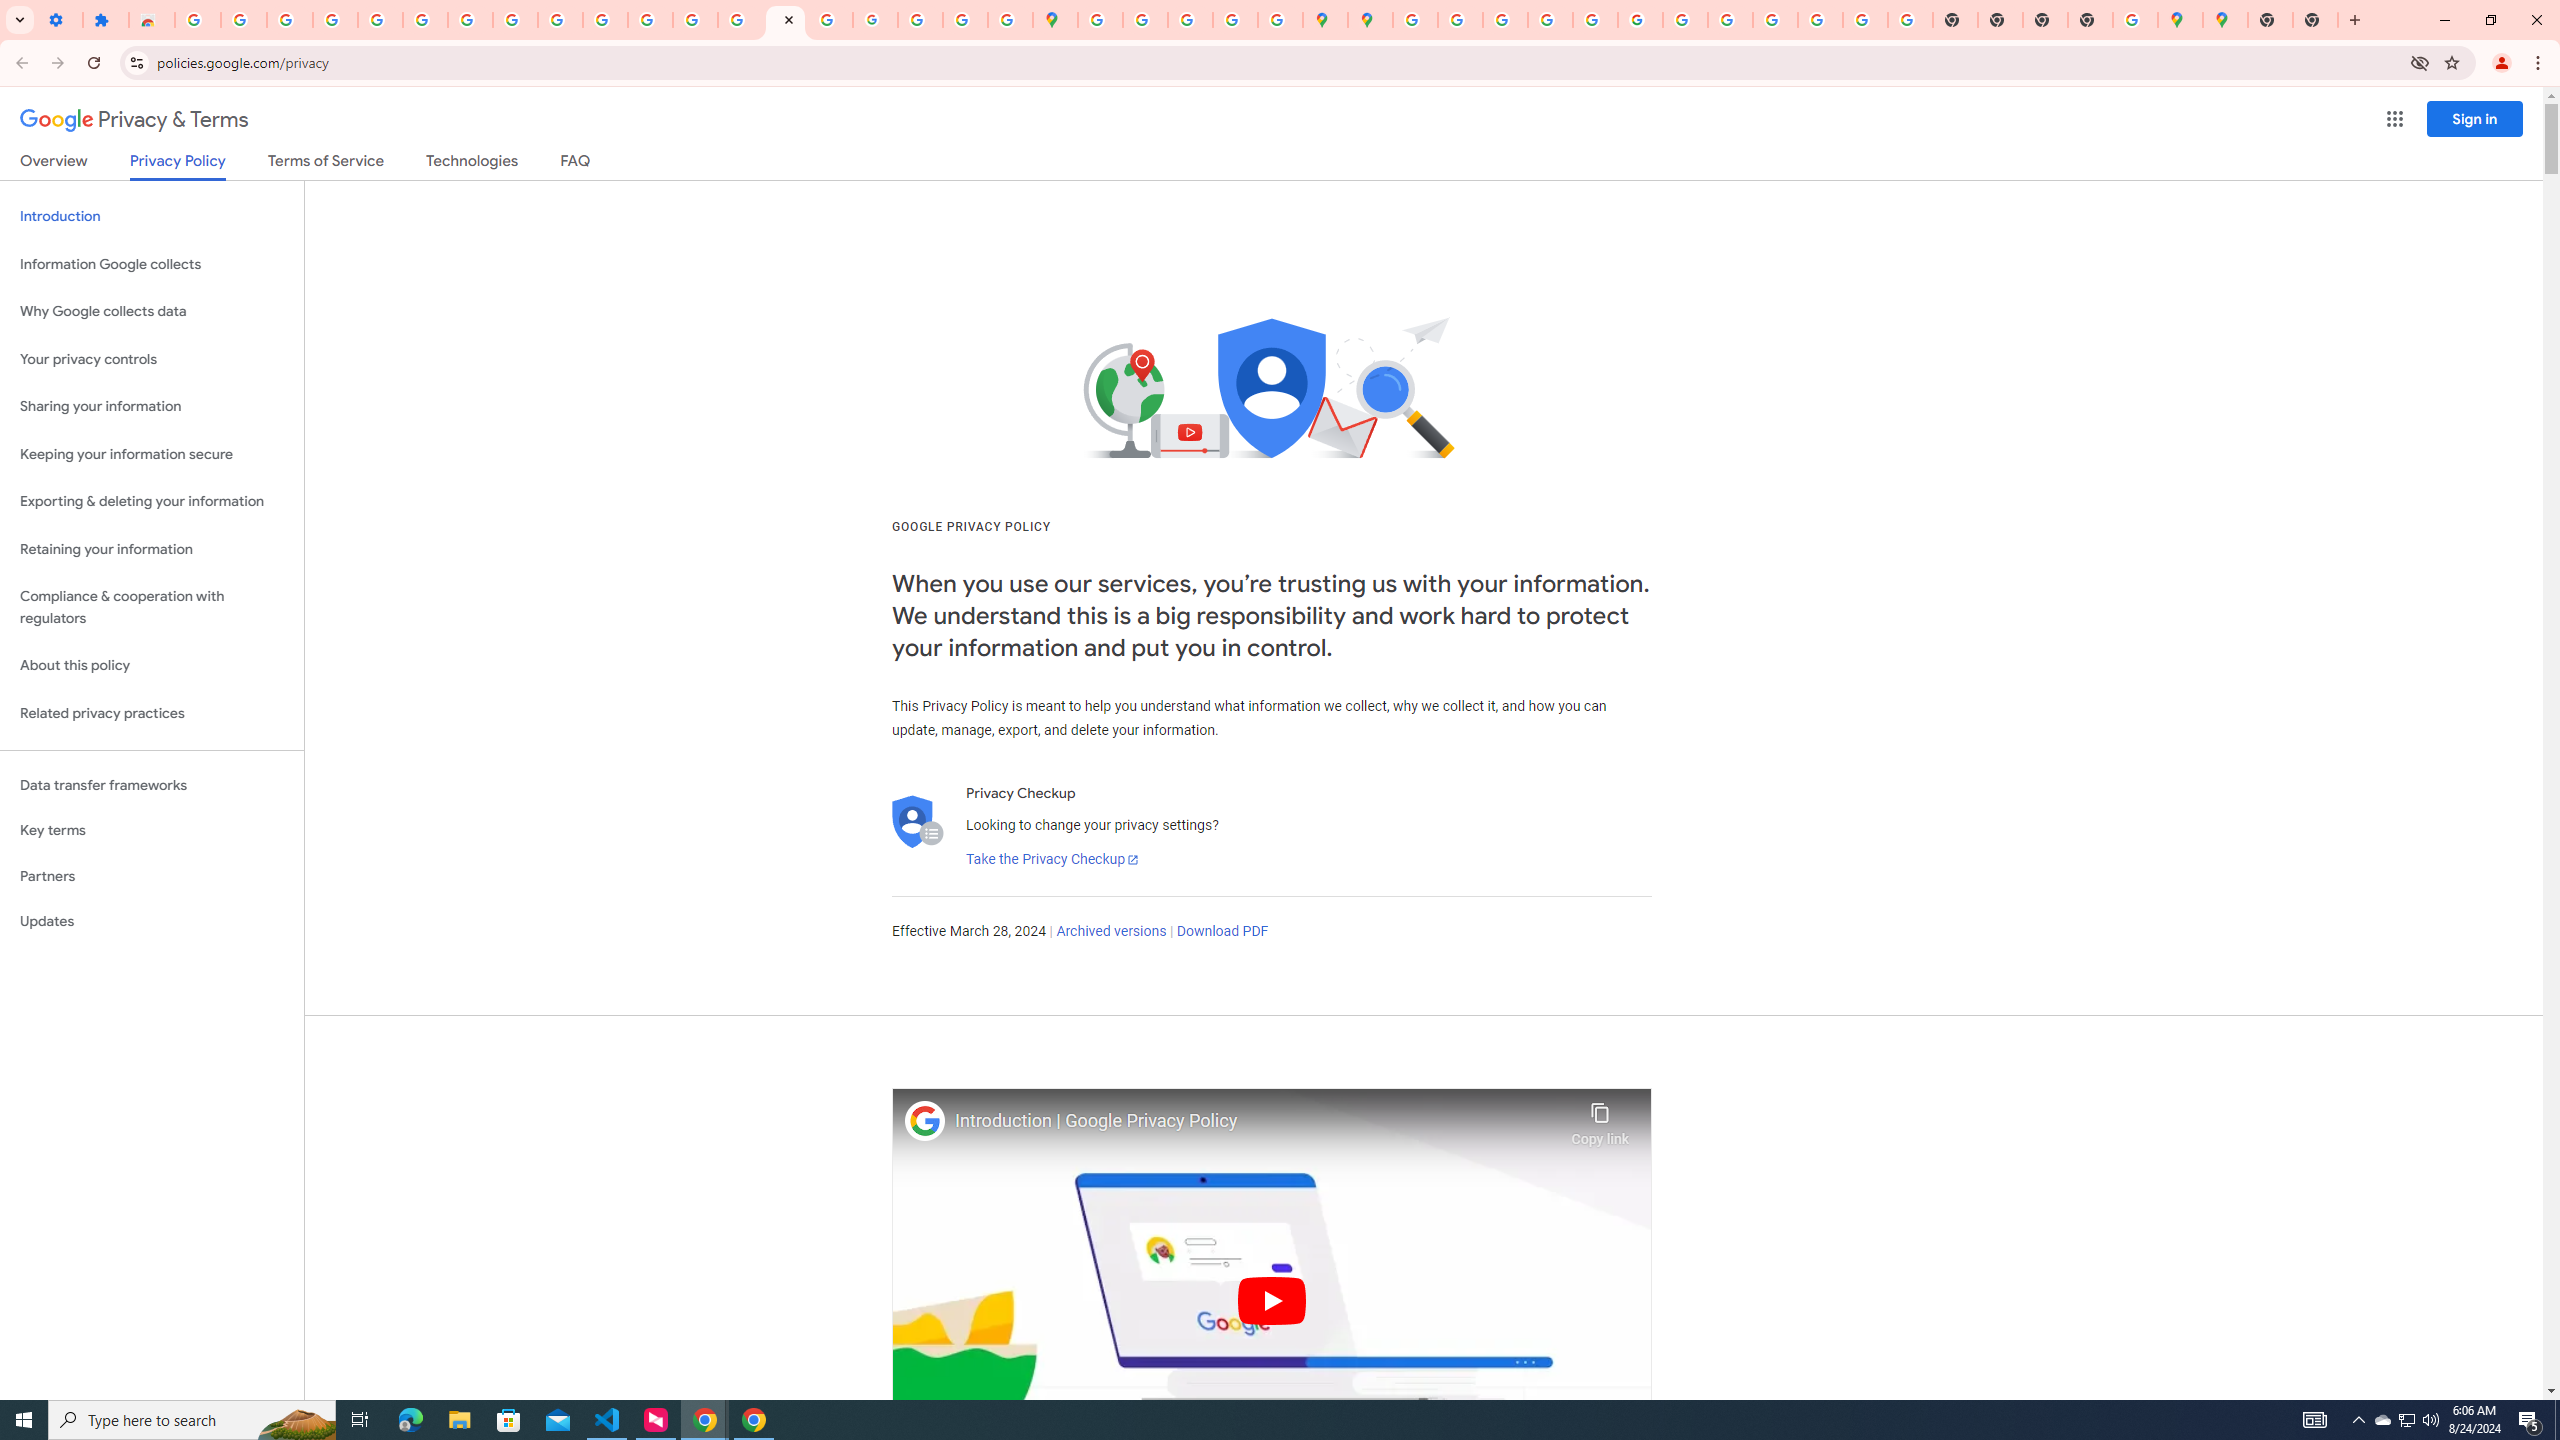 The image size is (2560, 1440). Describe the element at coordinates (2315, 19) in the screenshot. I see `'New Tab'` at that location.